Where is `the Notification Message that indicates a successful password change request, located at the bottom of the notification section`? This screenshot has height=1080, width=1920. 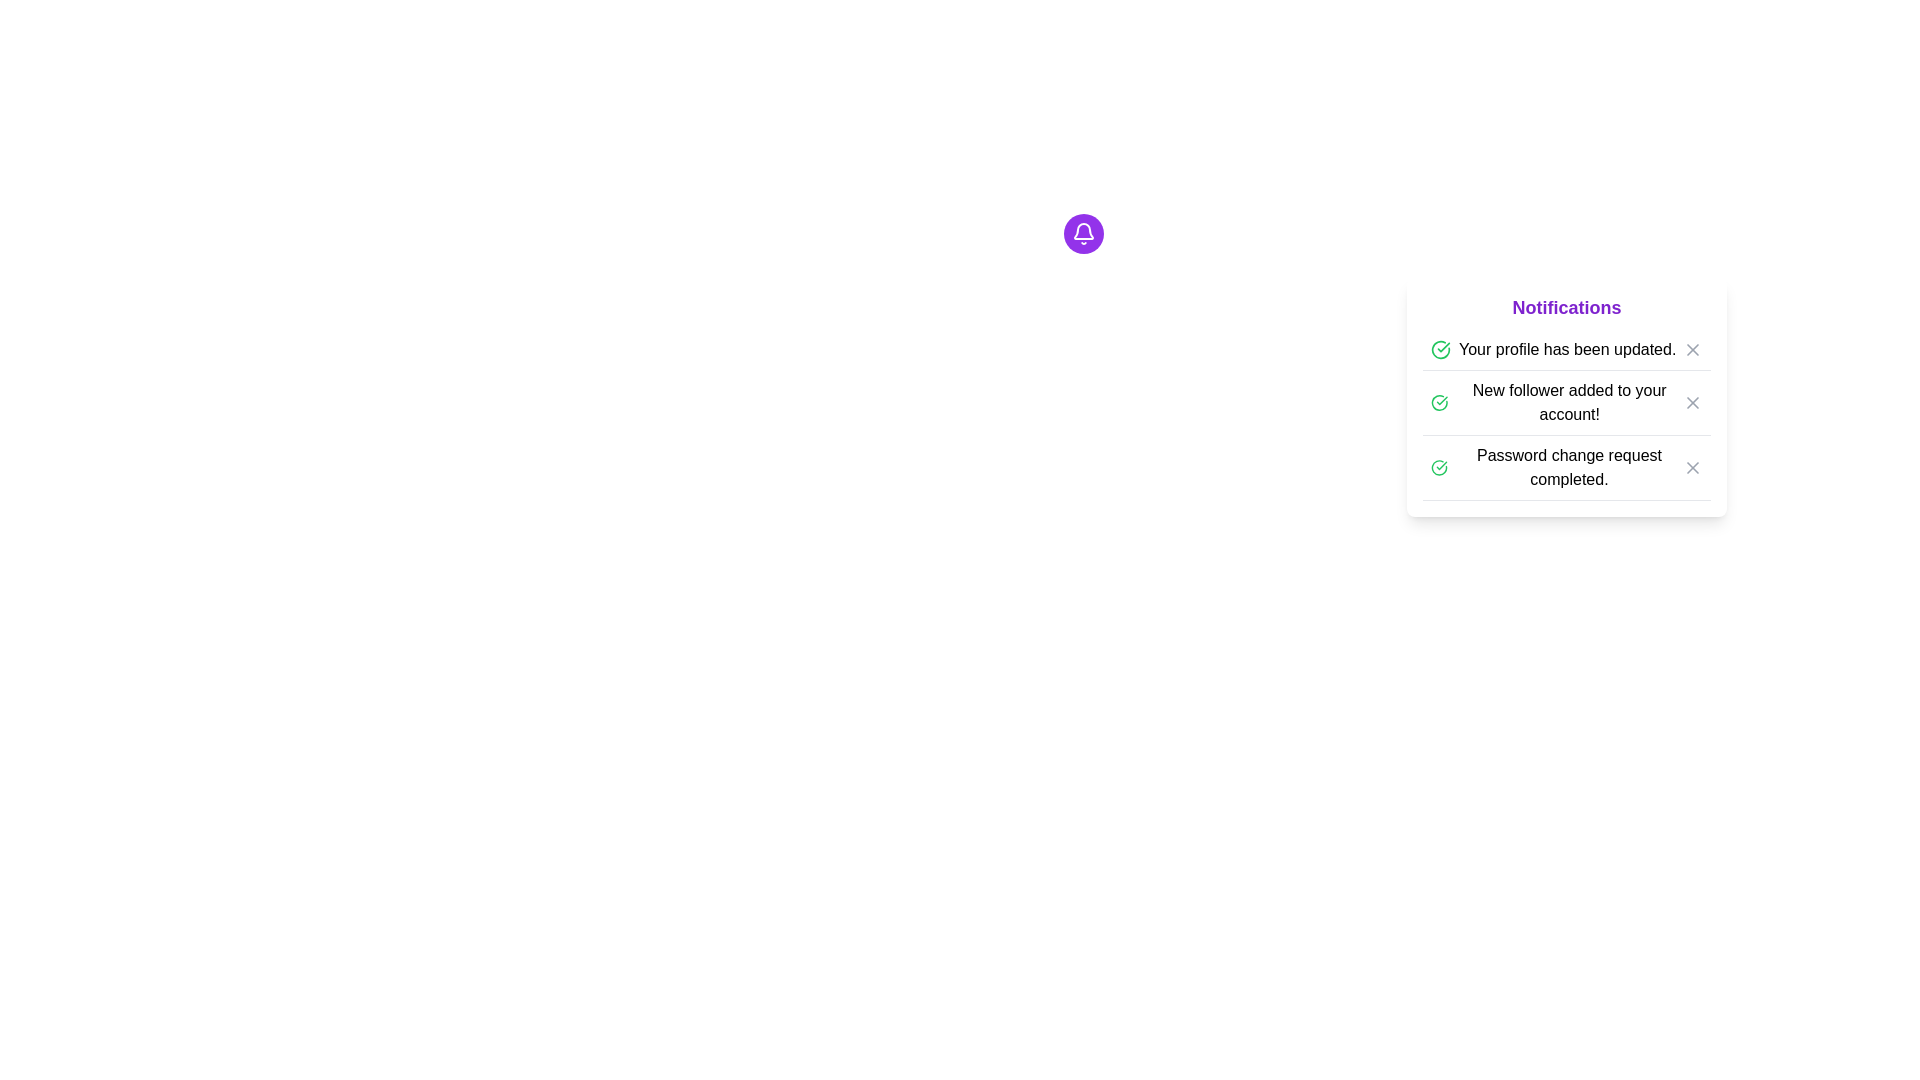 the Notification Message that indicates a successful password change request, located at the bottom of the notification section is located at coordinates (1568, 467).